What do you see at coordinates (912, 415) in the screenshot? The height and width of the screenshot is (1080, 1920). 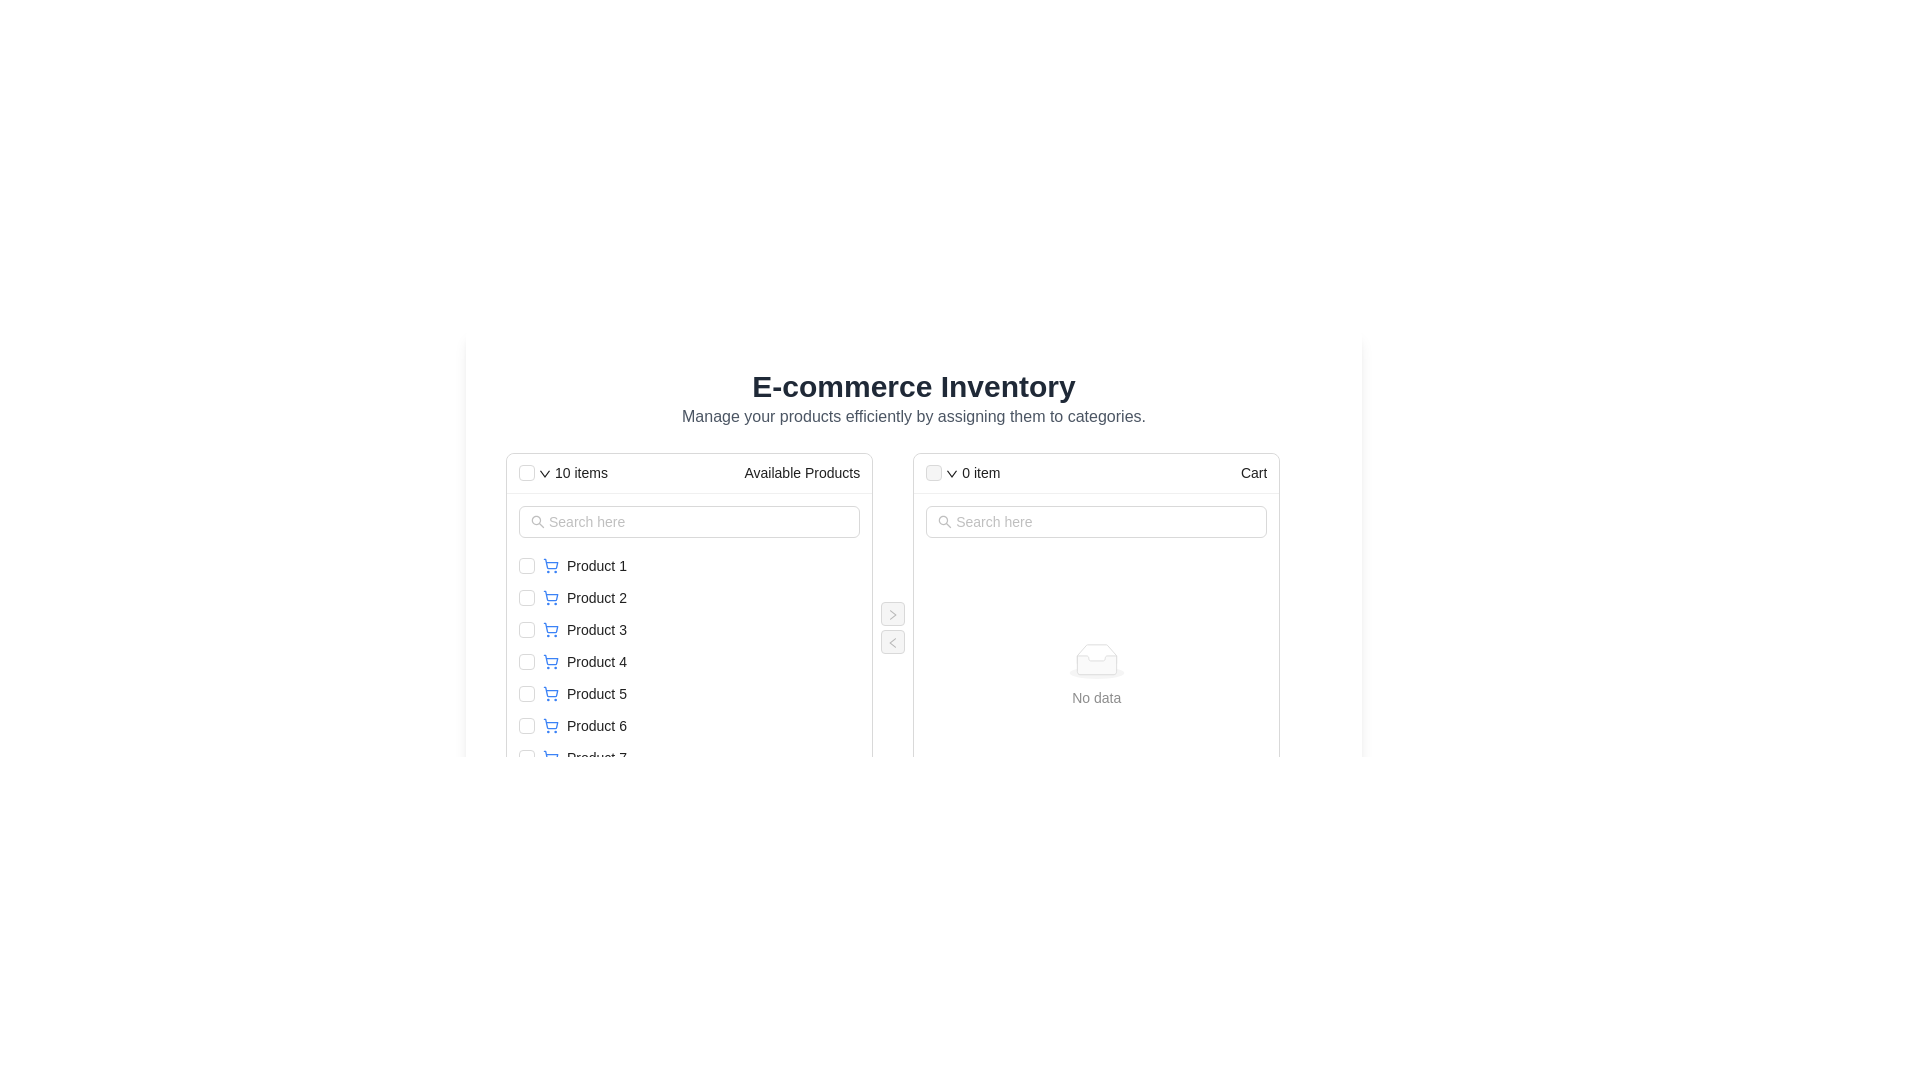 I see `the static text element that reads 'Manage your products efficiently by assigning them to categories', which is positioned below the main heading 'E-commerce Inventory'` at bounding box center [912, 415].